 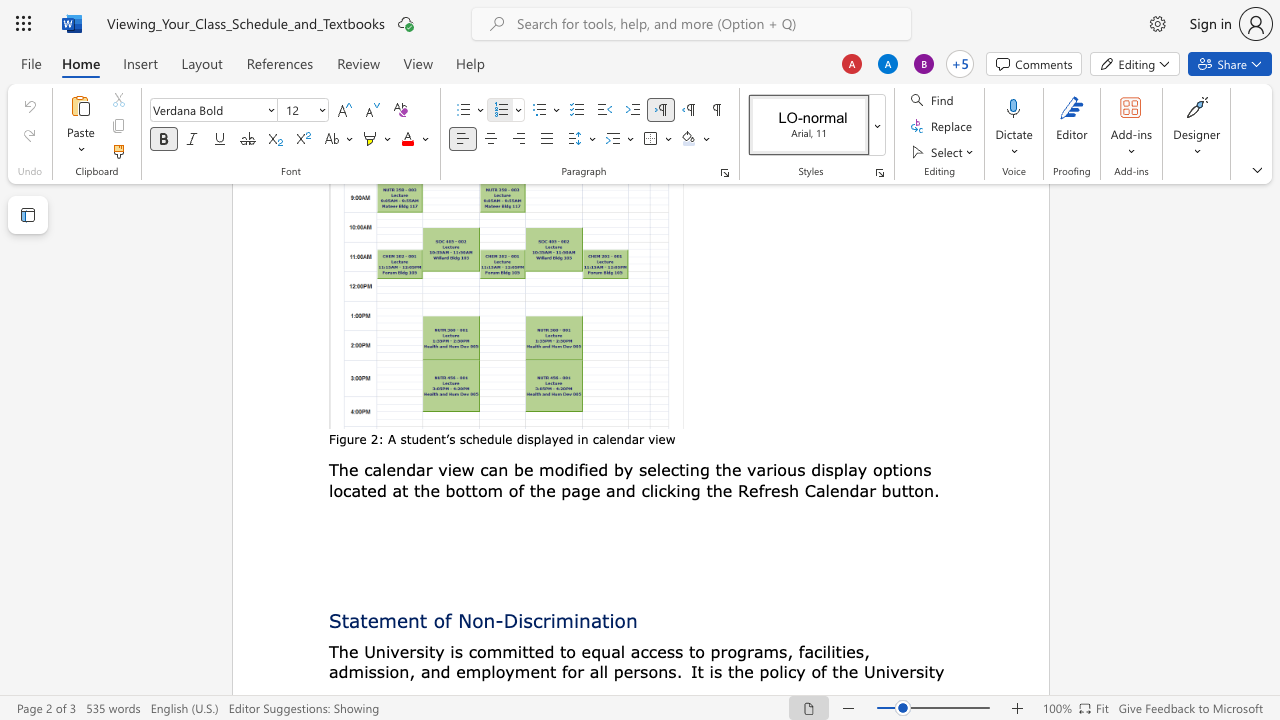 I want to click on the space between the continuous character "n" and "t" in the text, so click(x=439, y=438).